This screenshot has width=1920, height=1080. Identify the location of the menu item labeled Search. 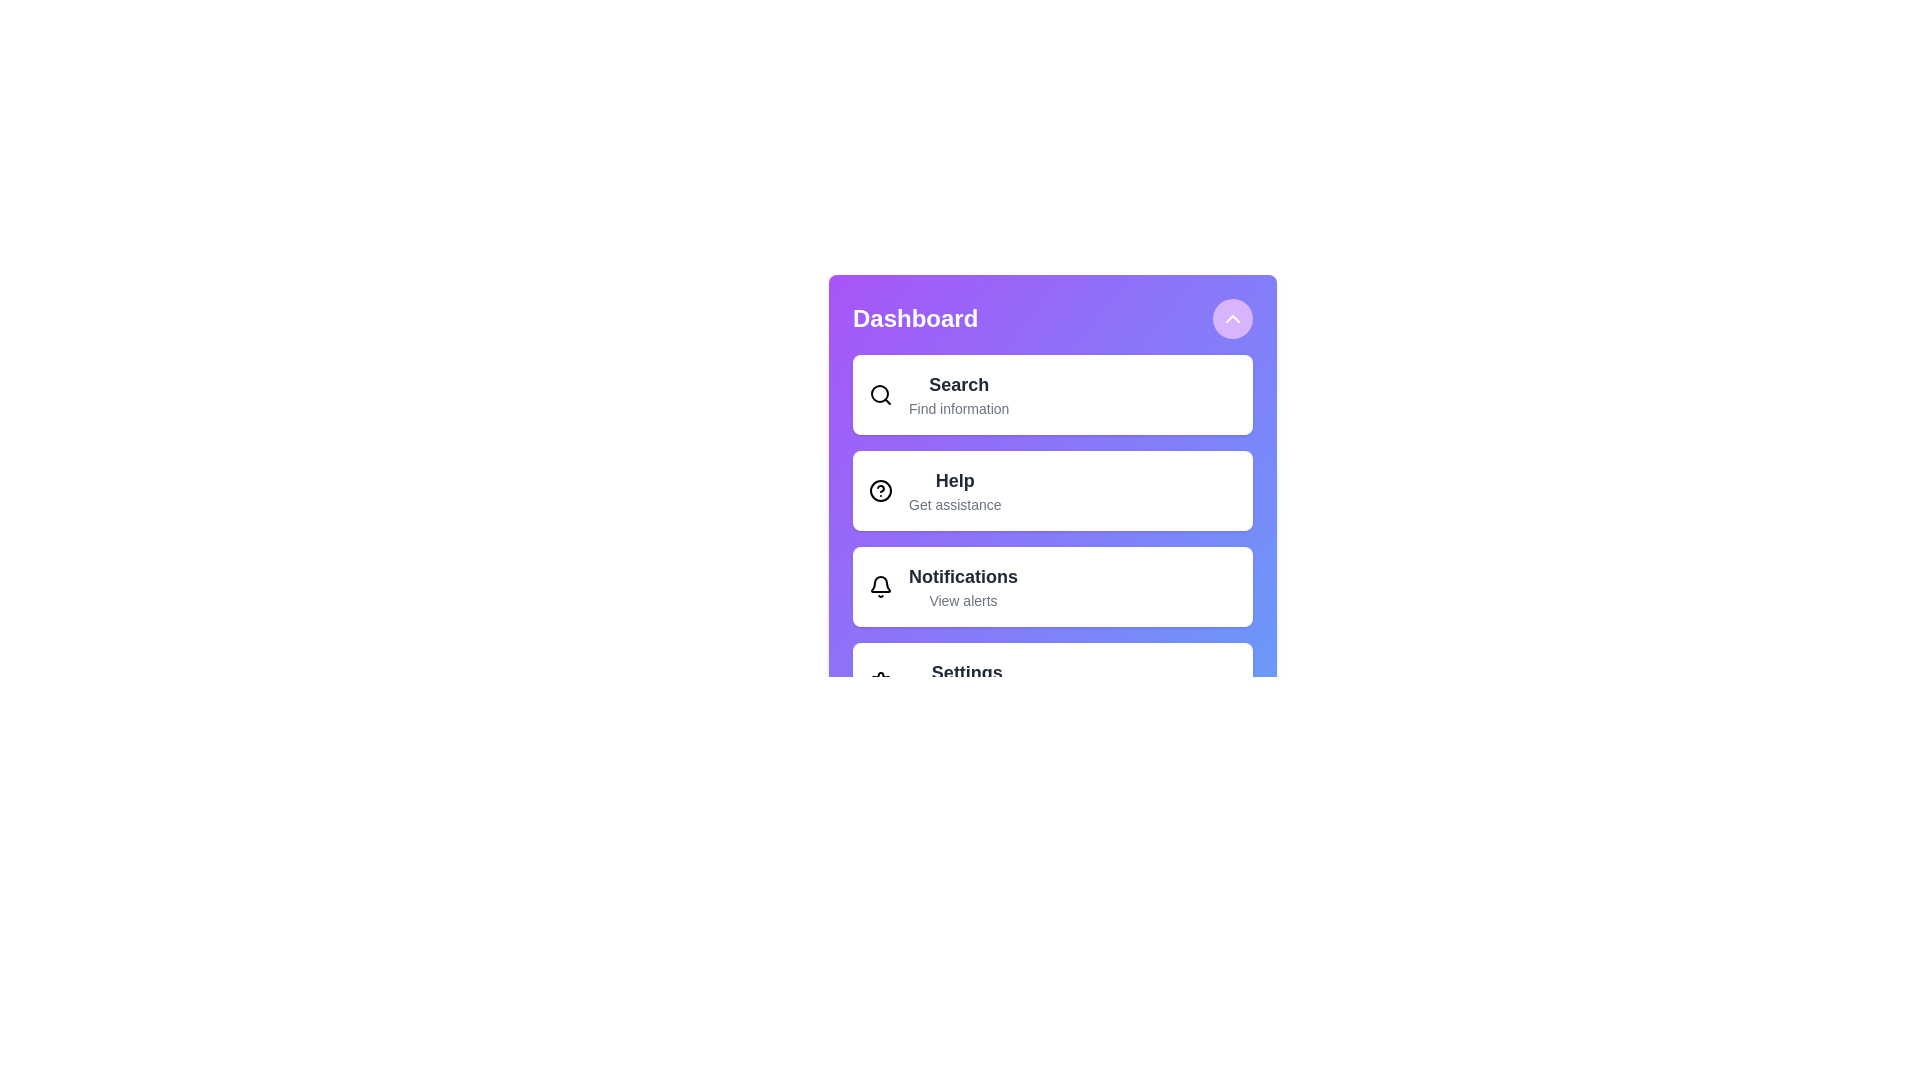
(1051, 394).